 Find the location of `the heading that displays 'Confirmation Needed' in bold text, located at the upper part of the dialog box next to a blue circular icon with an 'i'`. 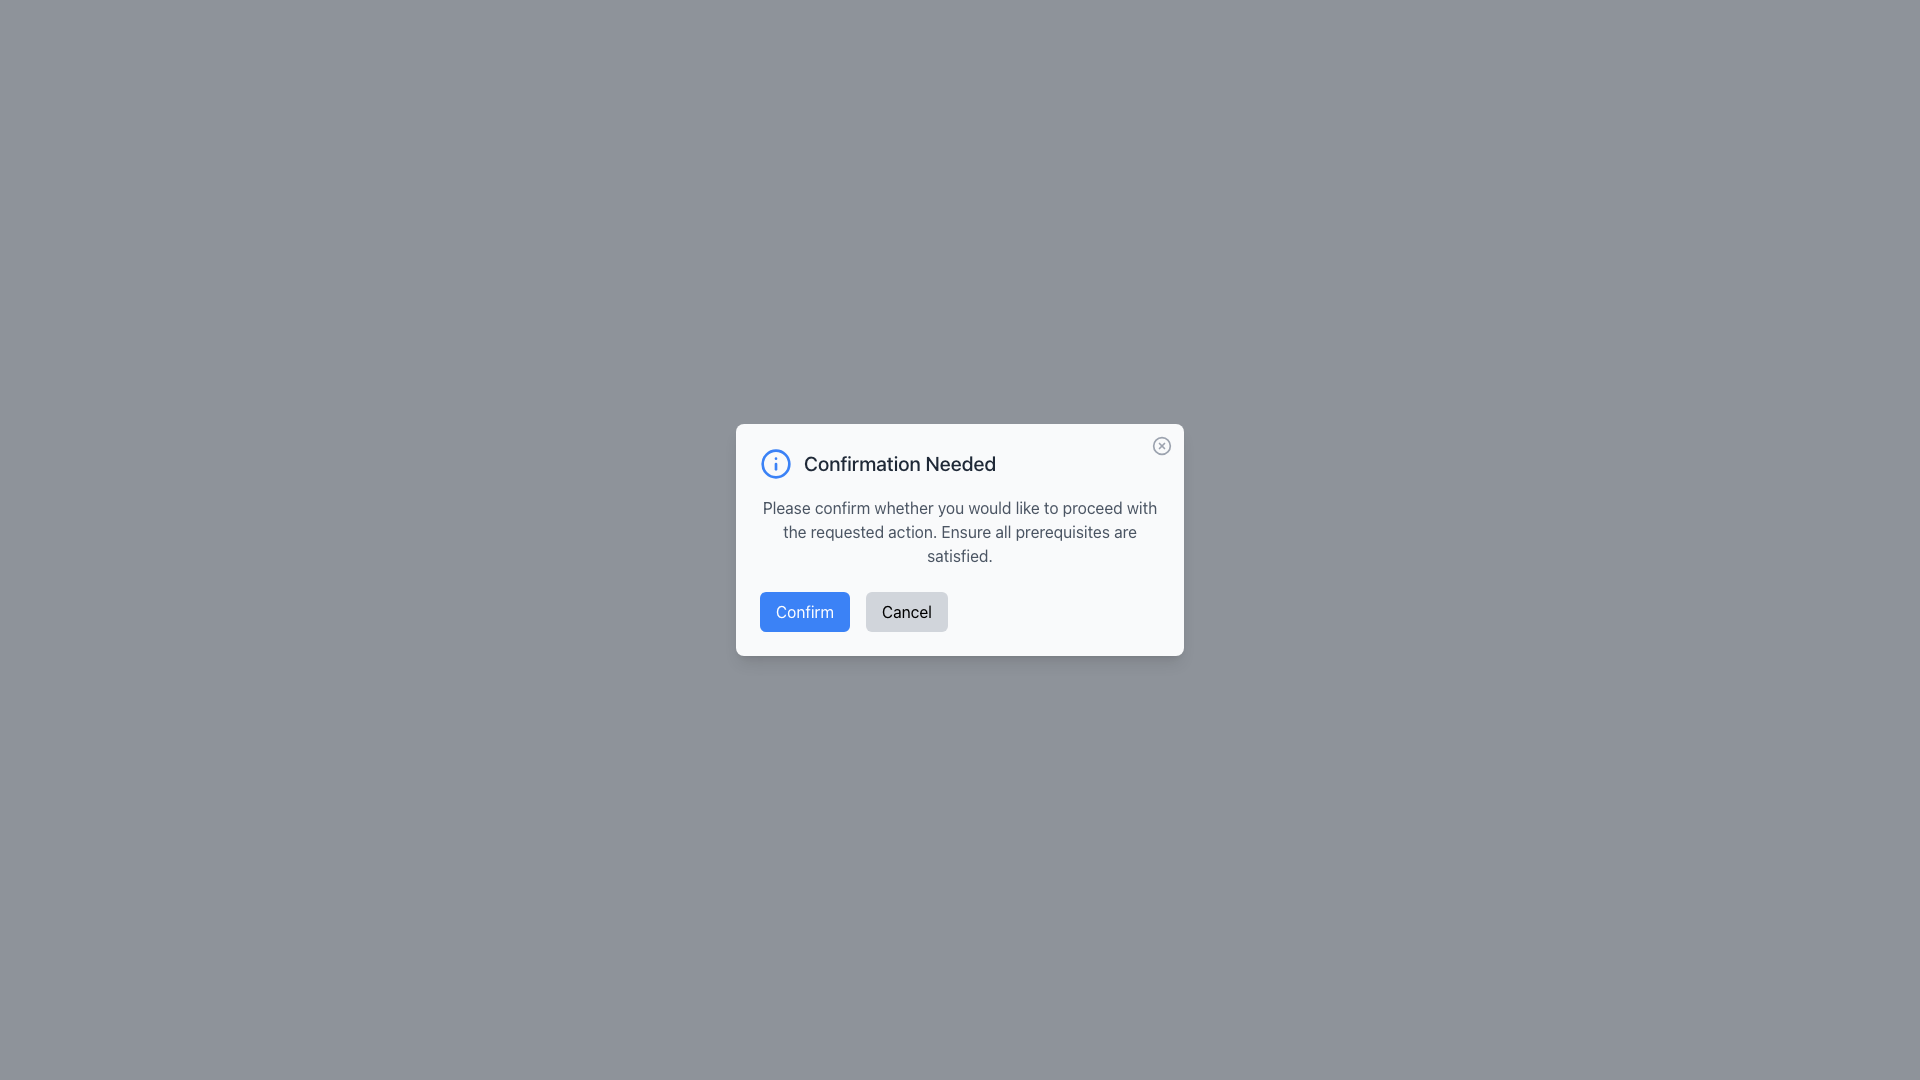

the heading that displays 'Confirmation Needed' in bold text, located at the upper part of the dialog box next to a blue circular icon with an 'i' is located at coordinates (960, 463).